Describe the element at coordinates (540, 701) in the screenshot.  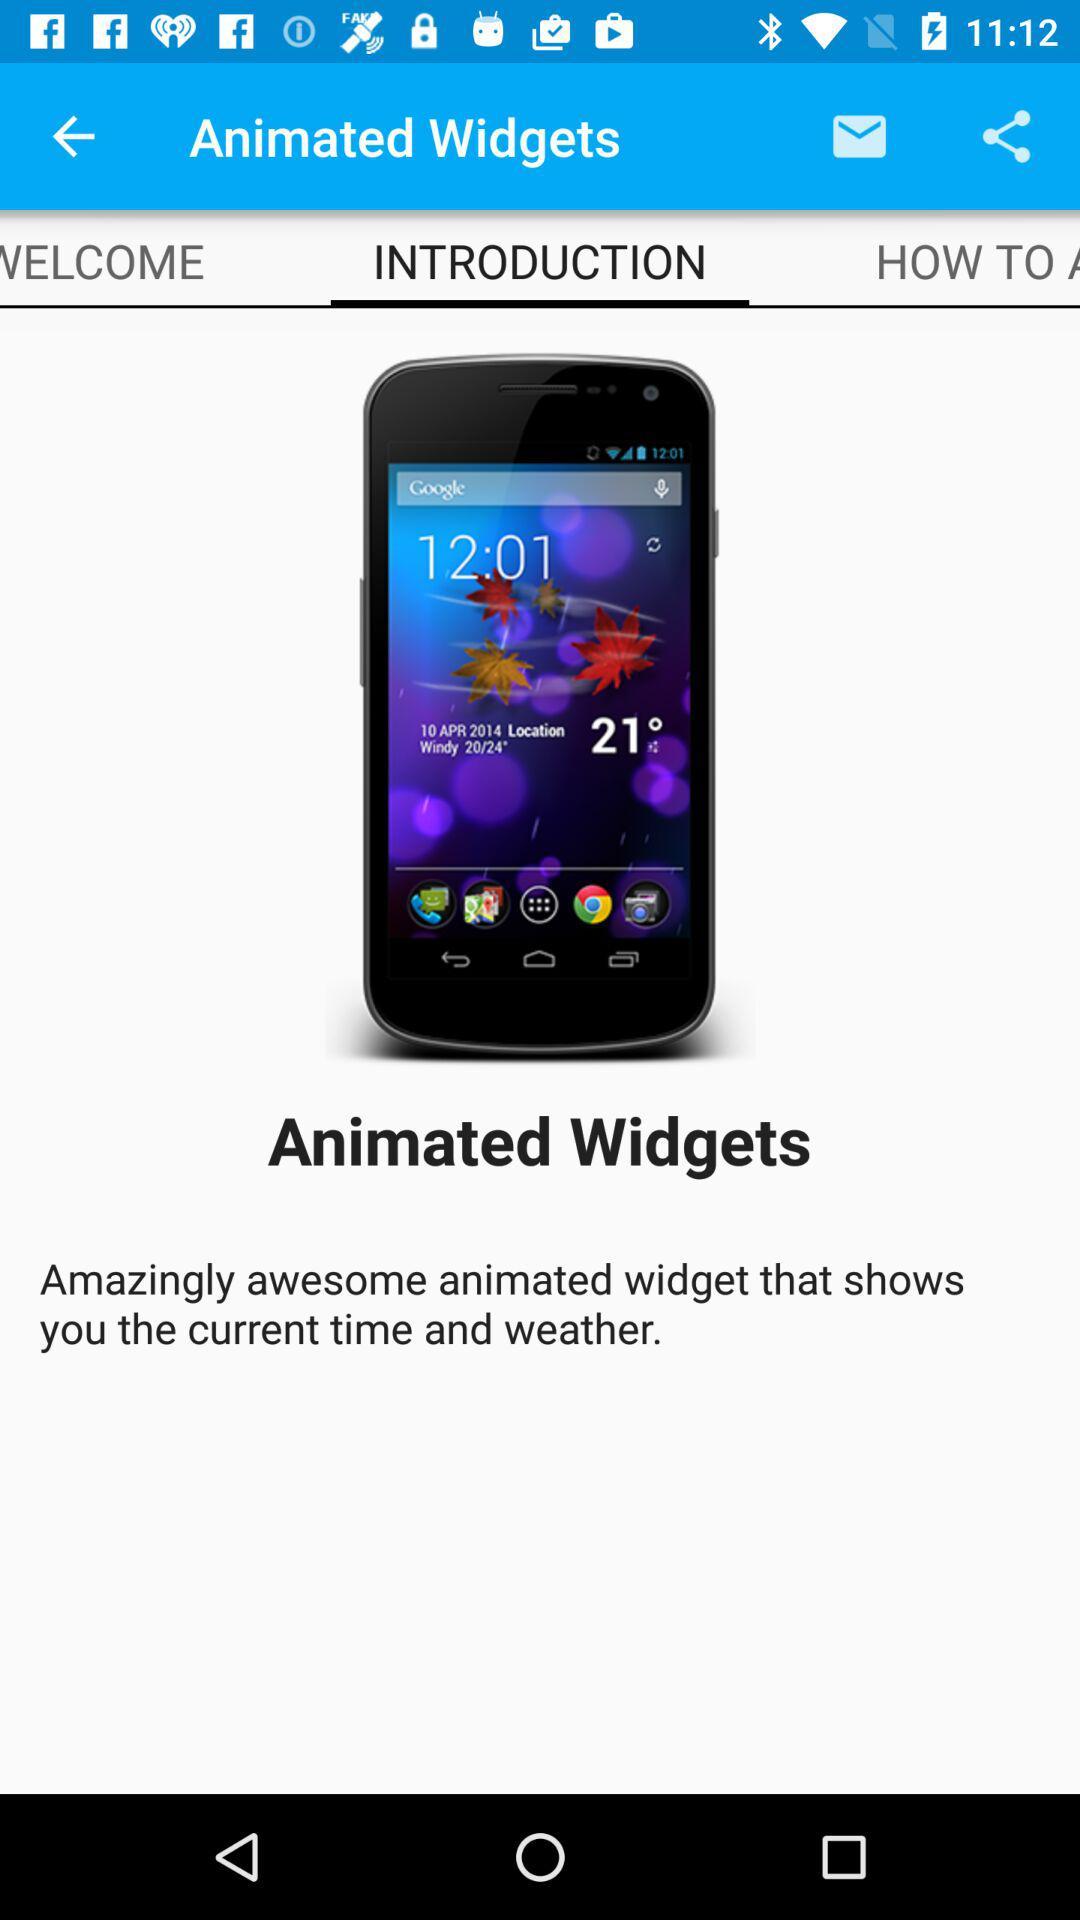
I see `app below introduction` at that location.